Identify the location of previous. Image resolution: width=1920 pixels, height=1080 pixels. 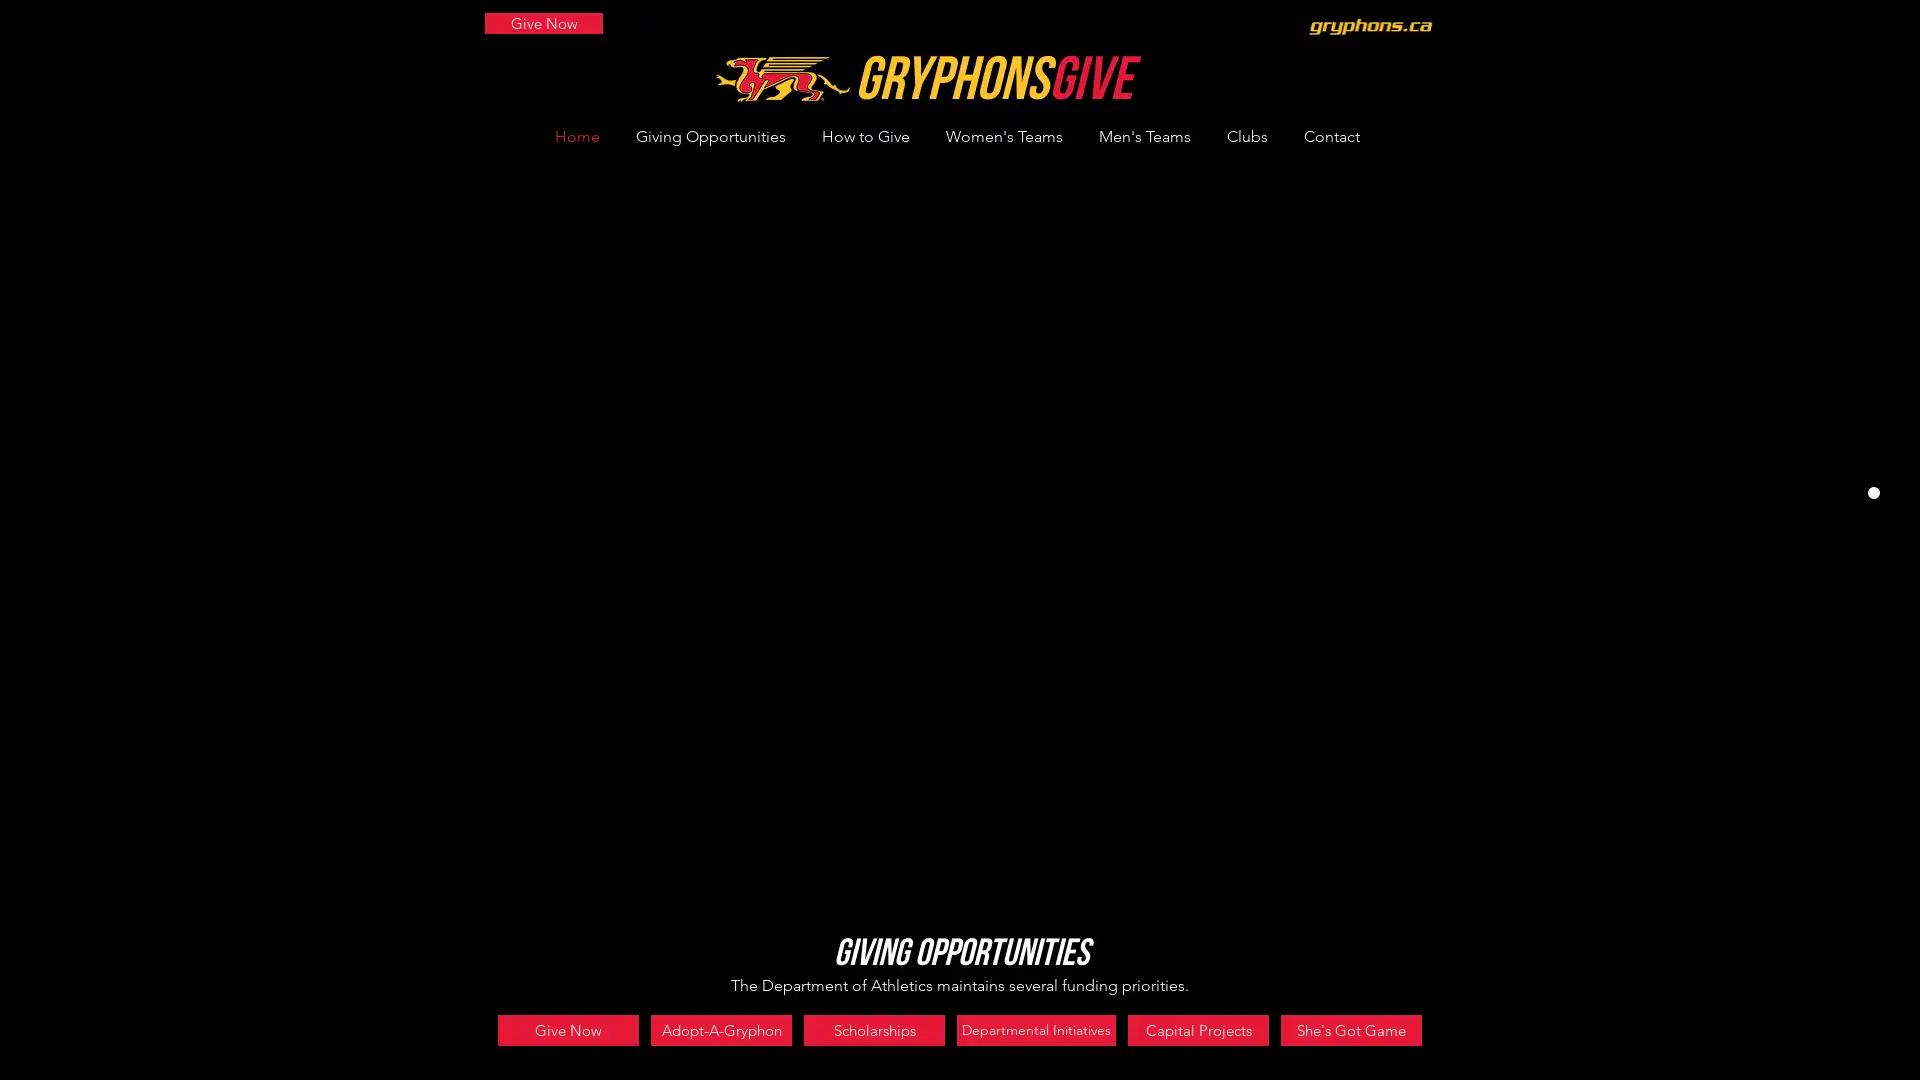
(485, 350).